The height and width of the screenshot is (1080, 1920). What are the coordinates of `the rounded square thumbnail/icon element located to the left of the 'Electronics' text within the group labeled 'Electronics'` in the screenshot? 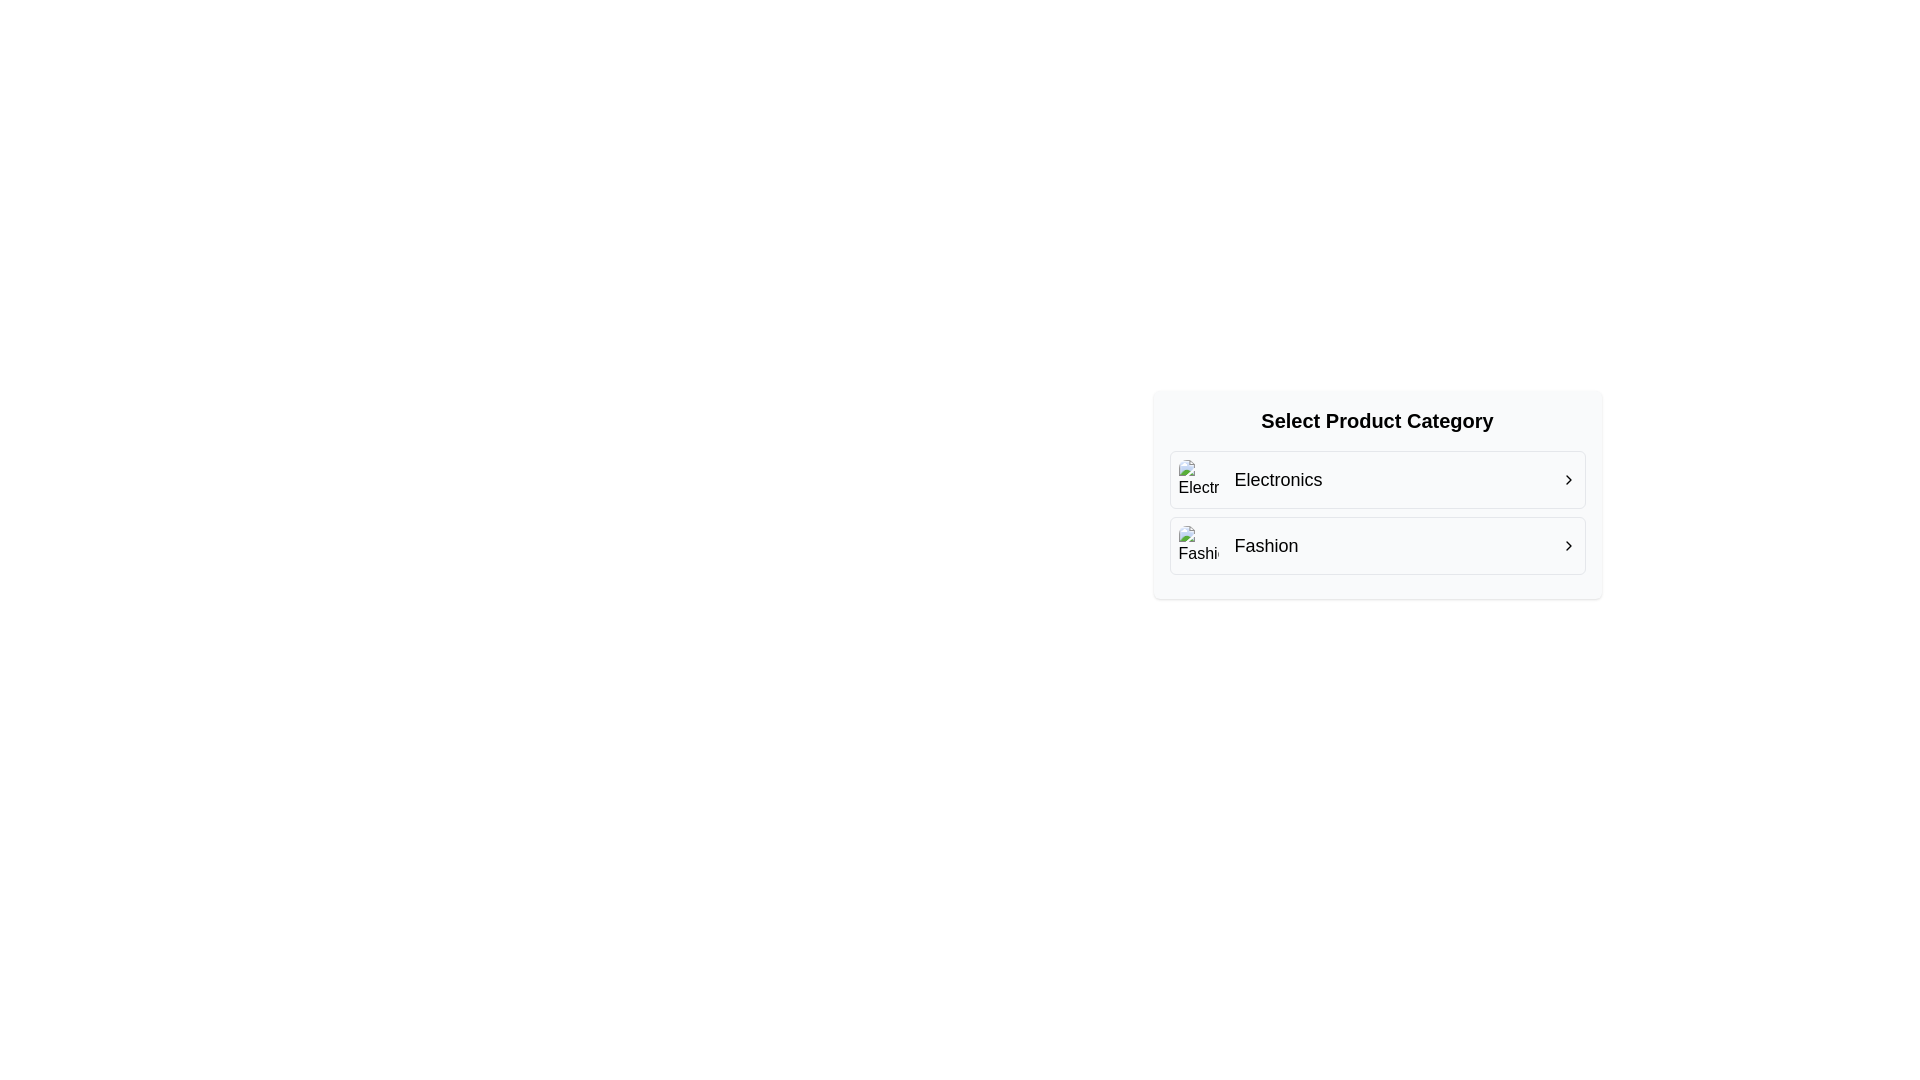 It's located at (1198, 479).